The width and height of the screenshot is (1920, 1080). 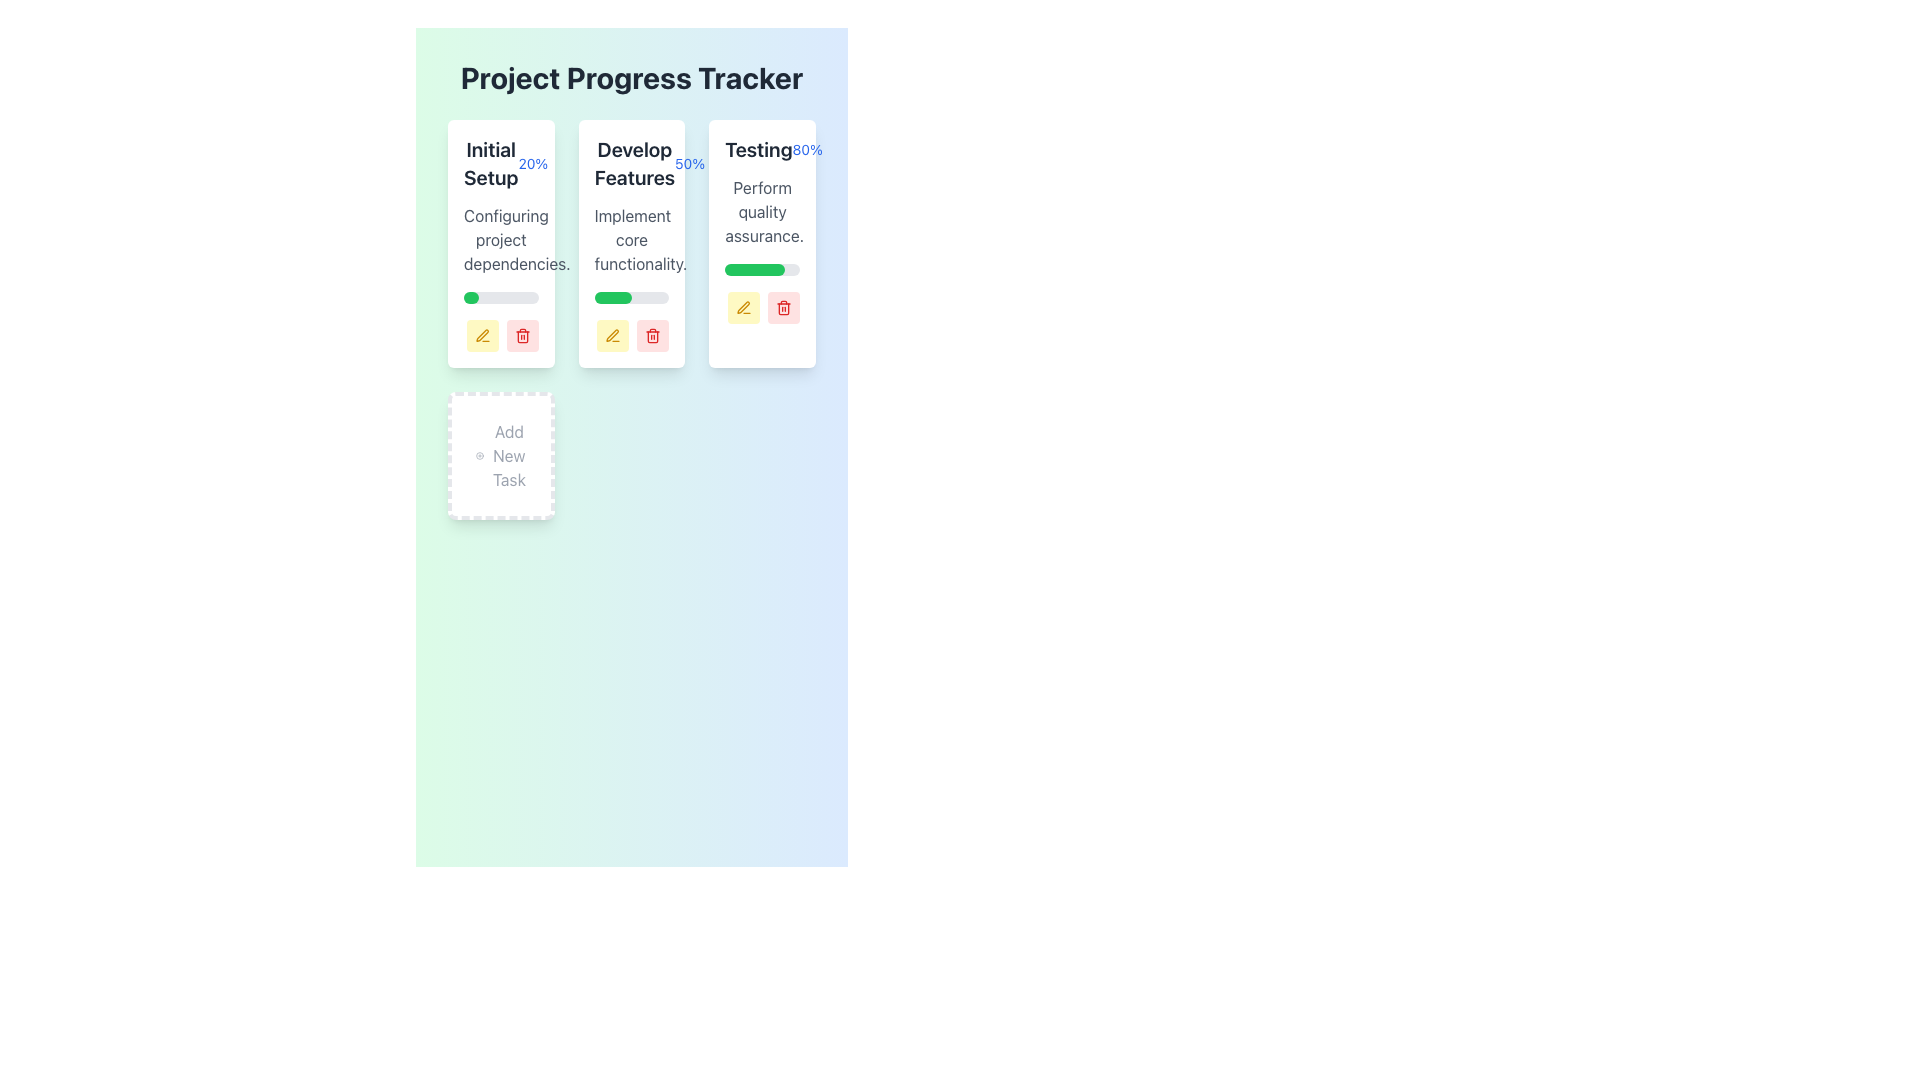 I want to click on the Text Label displaying 'Testing' and '80%' in the top-right card of the grid layout, so click(x=761, y=149).